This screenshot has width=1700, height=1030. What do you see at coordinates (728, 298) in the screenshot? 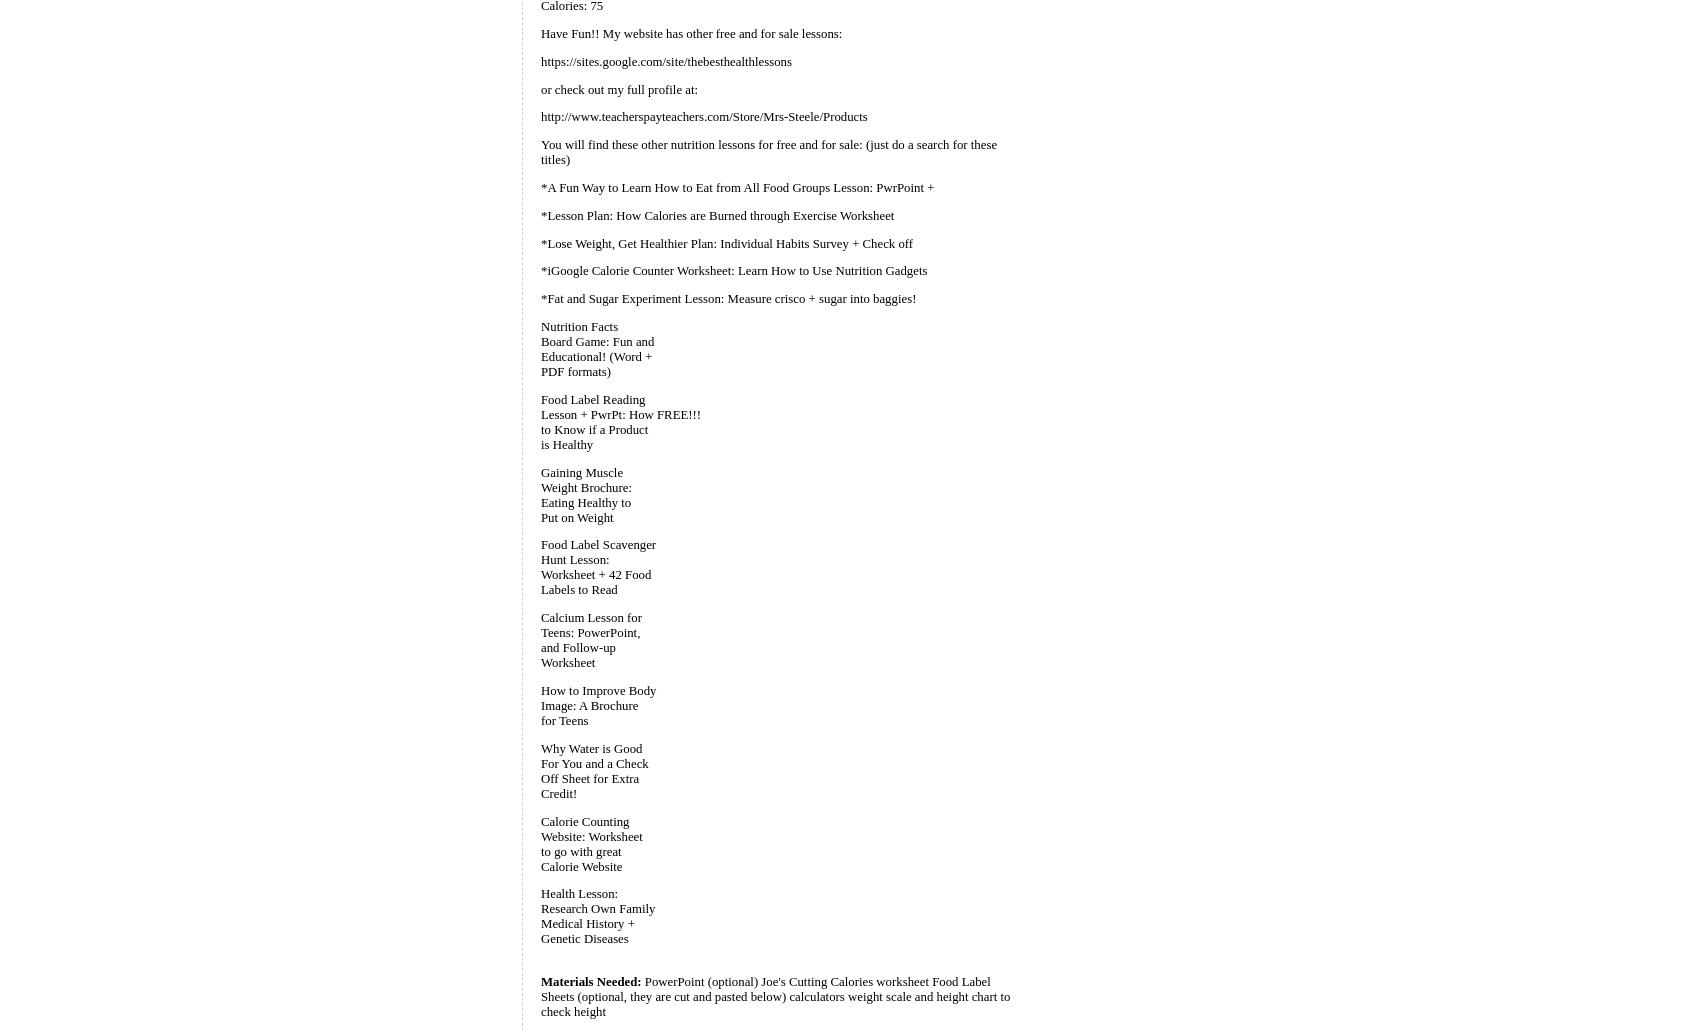
I see `'*Fat and Sugar Experiment Lesson: Measure crisco + sugar into baggies!'` at bounding box center [728, 298].